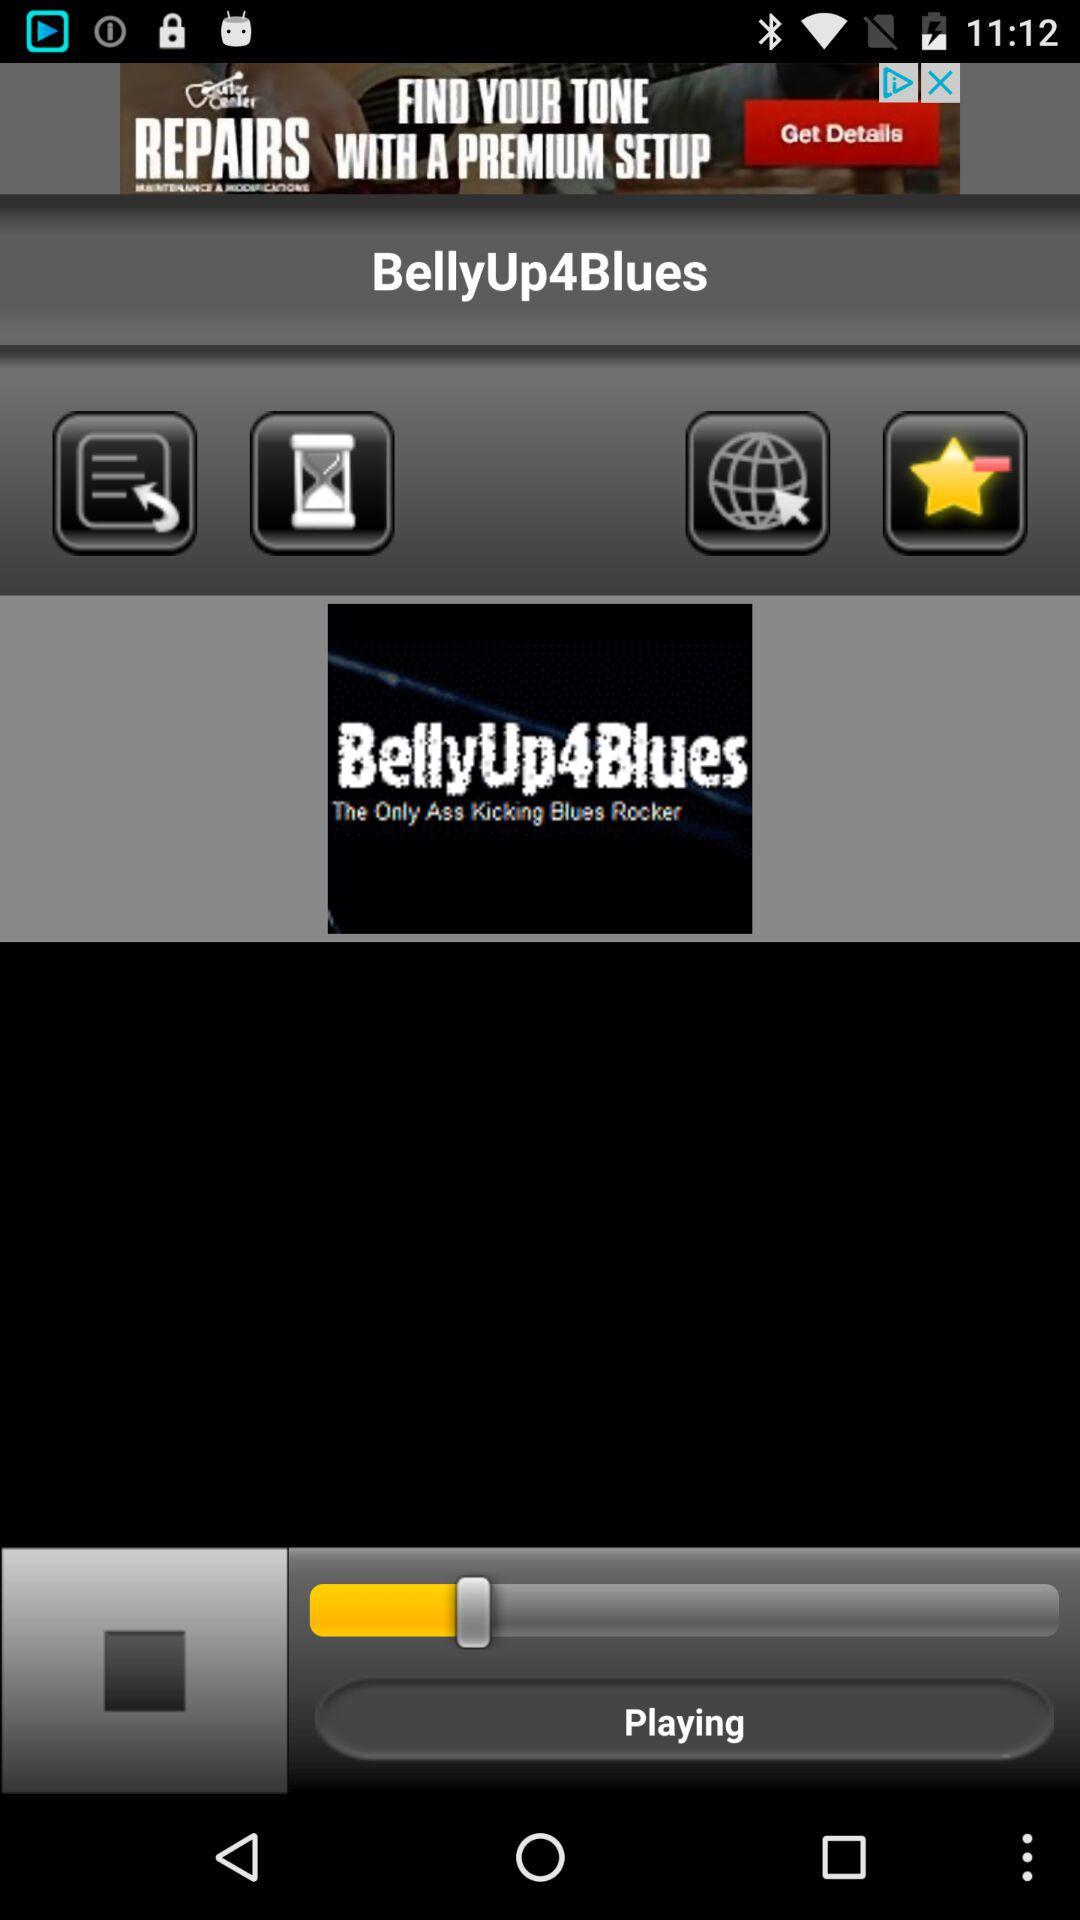 Image resolution: width=1080 pixels, height=1920 pixels. Describe the element at coordinates (321, 483) in the screenshot. I see `alarm` at that location.